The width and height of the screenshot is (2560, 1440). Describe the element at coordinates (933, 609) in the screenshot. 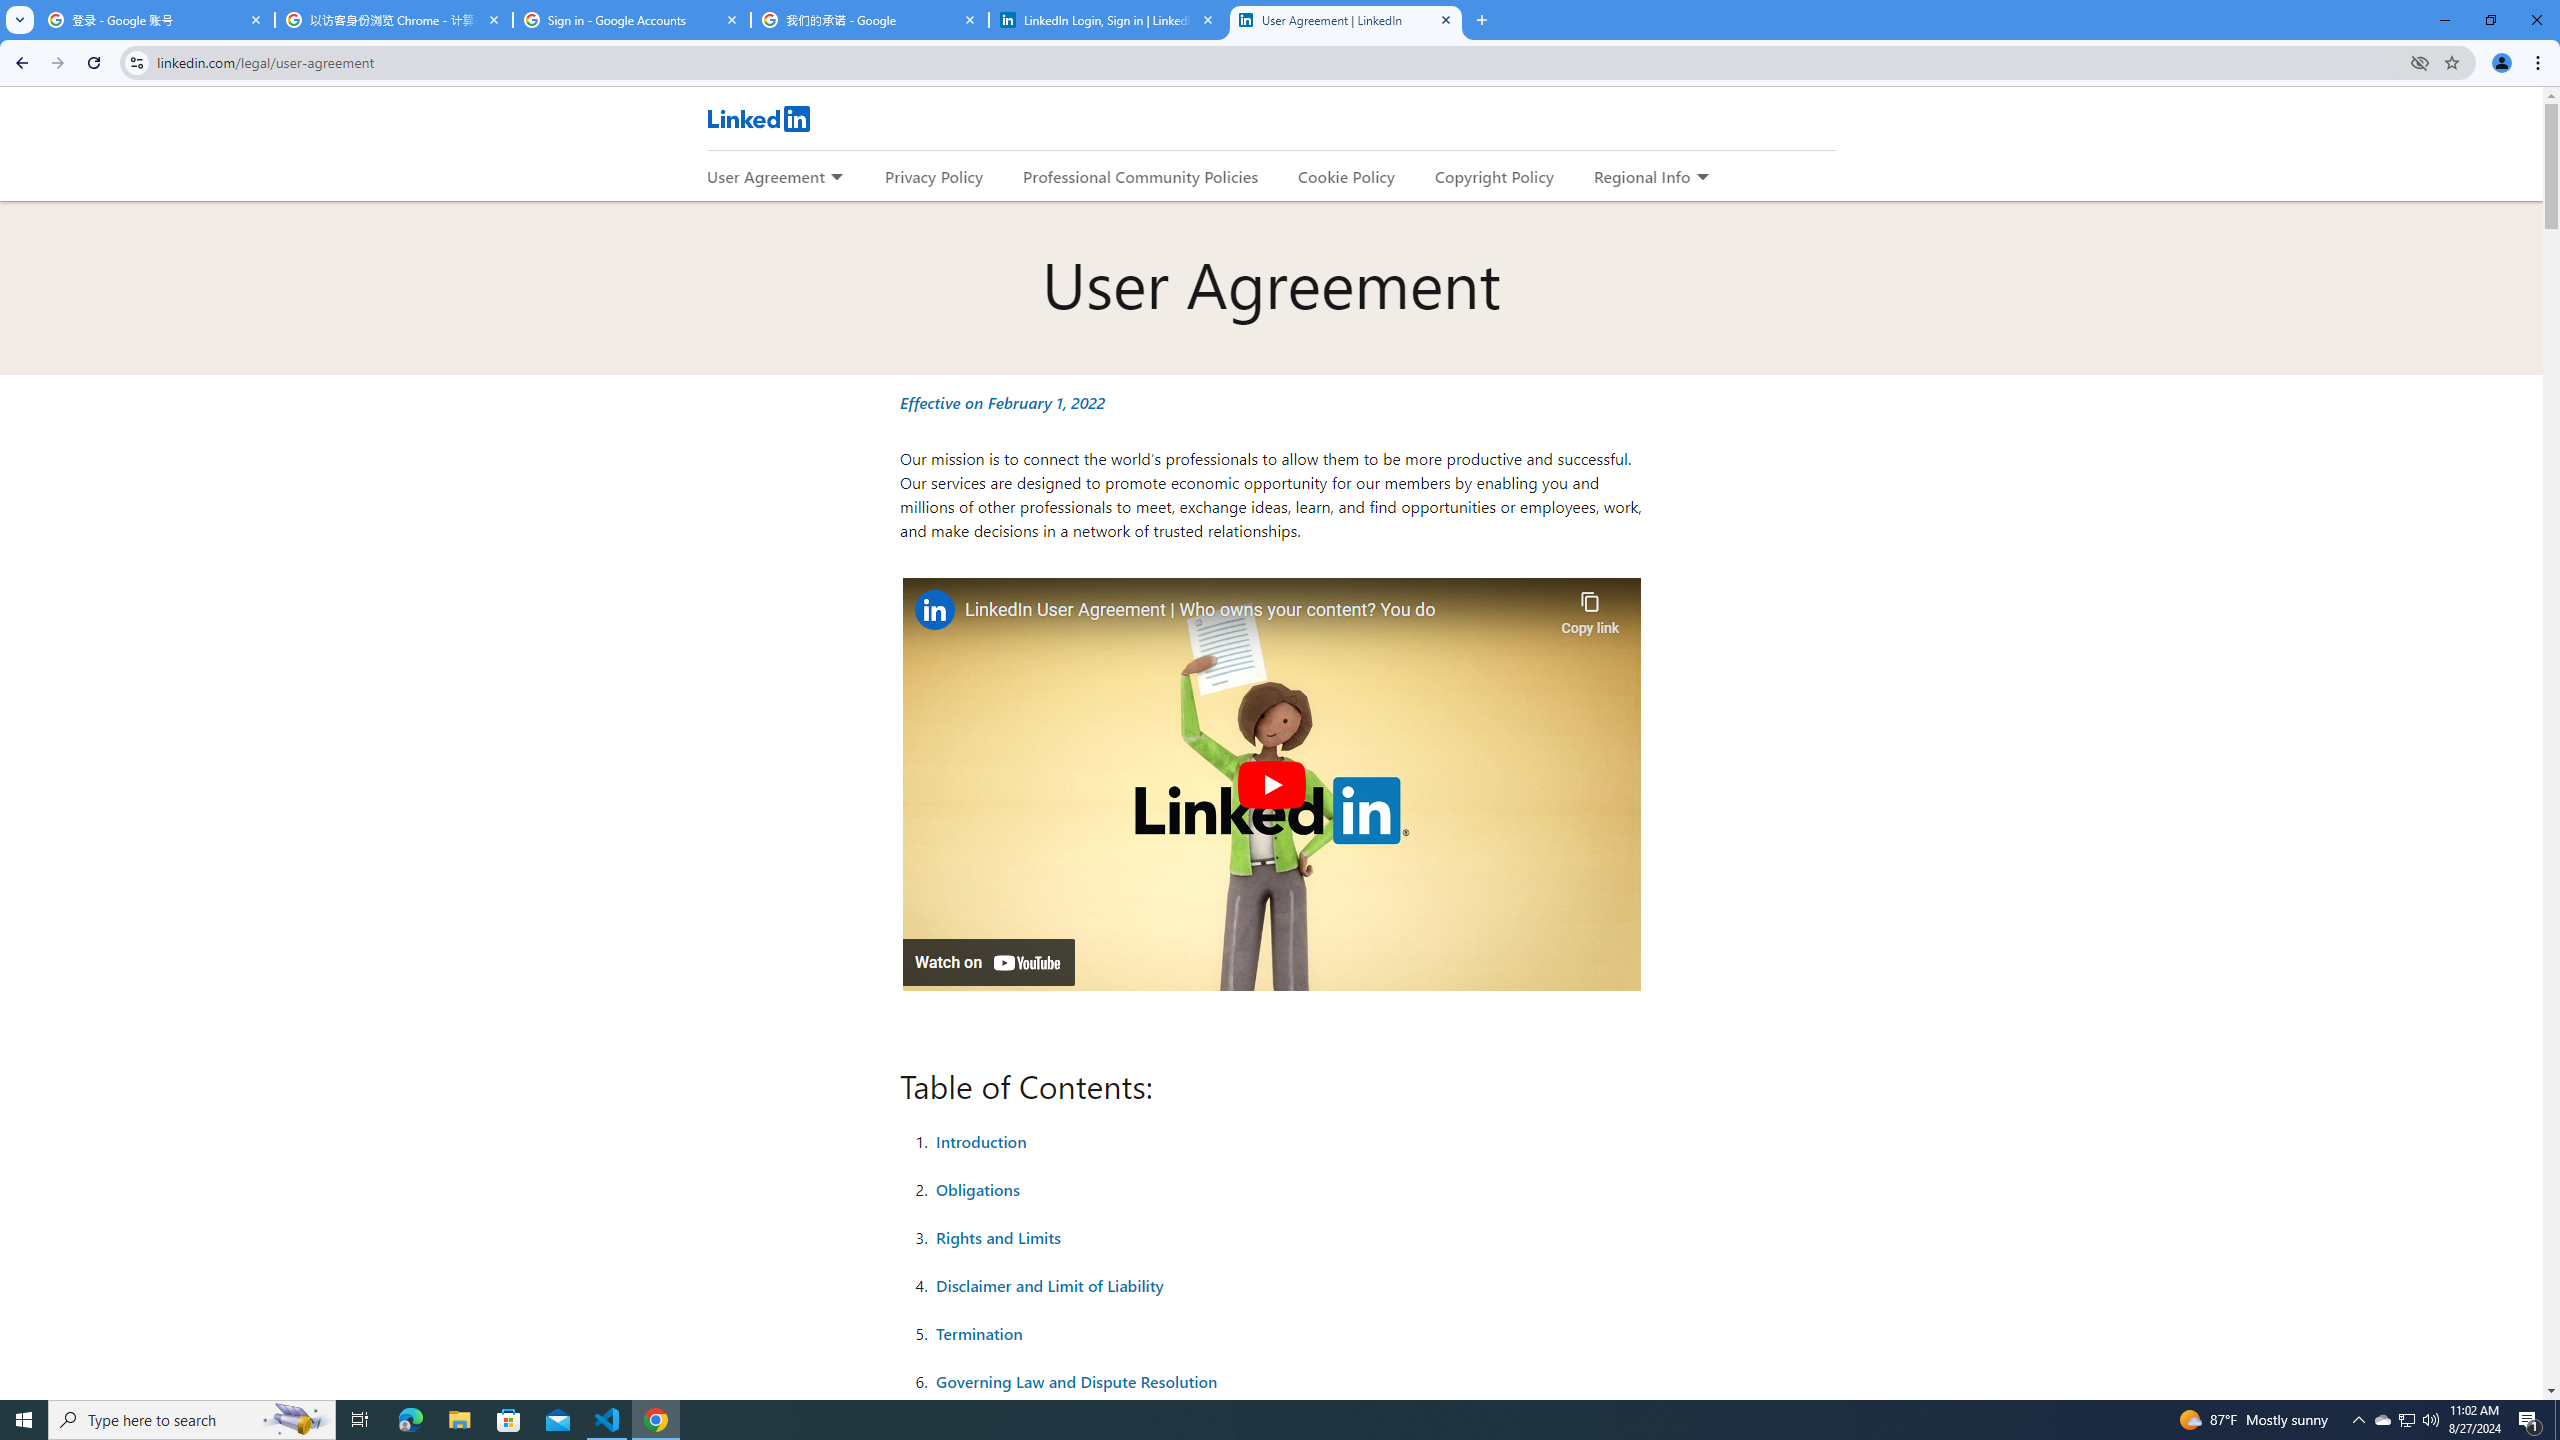

I see `'Photo image of LinkedIn'` at that location.